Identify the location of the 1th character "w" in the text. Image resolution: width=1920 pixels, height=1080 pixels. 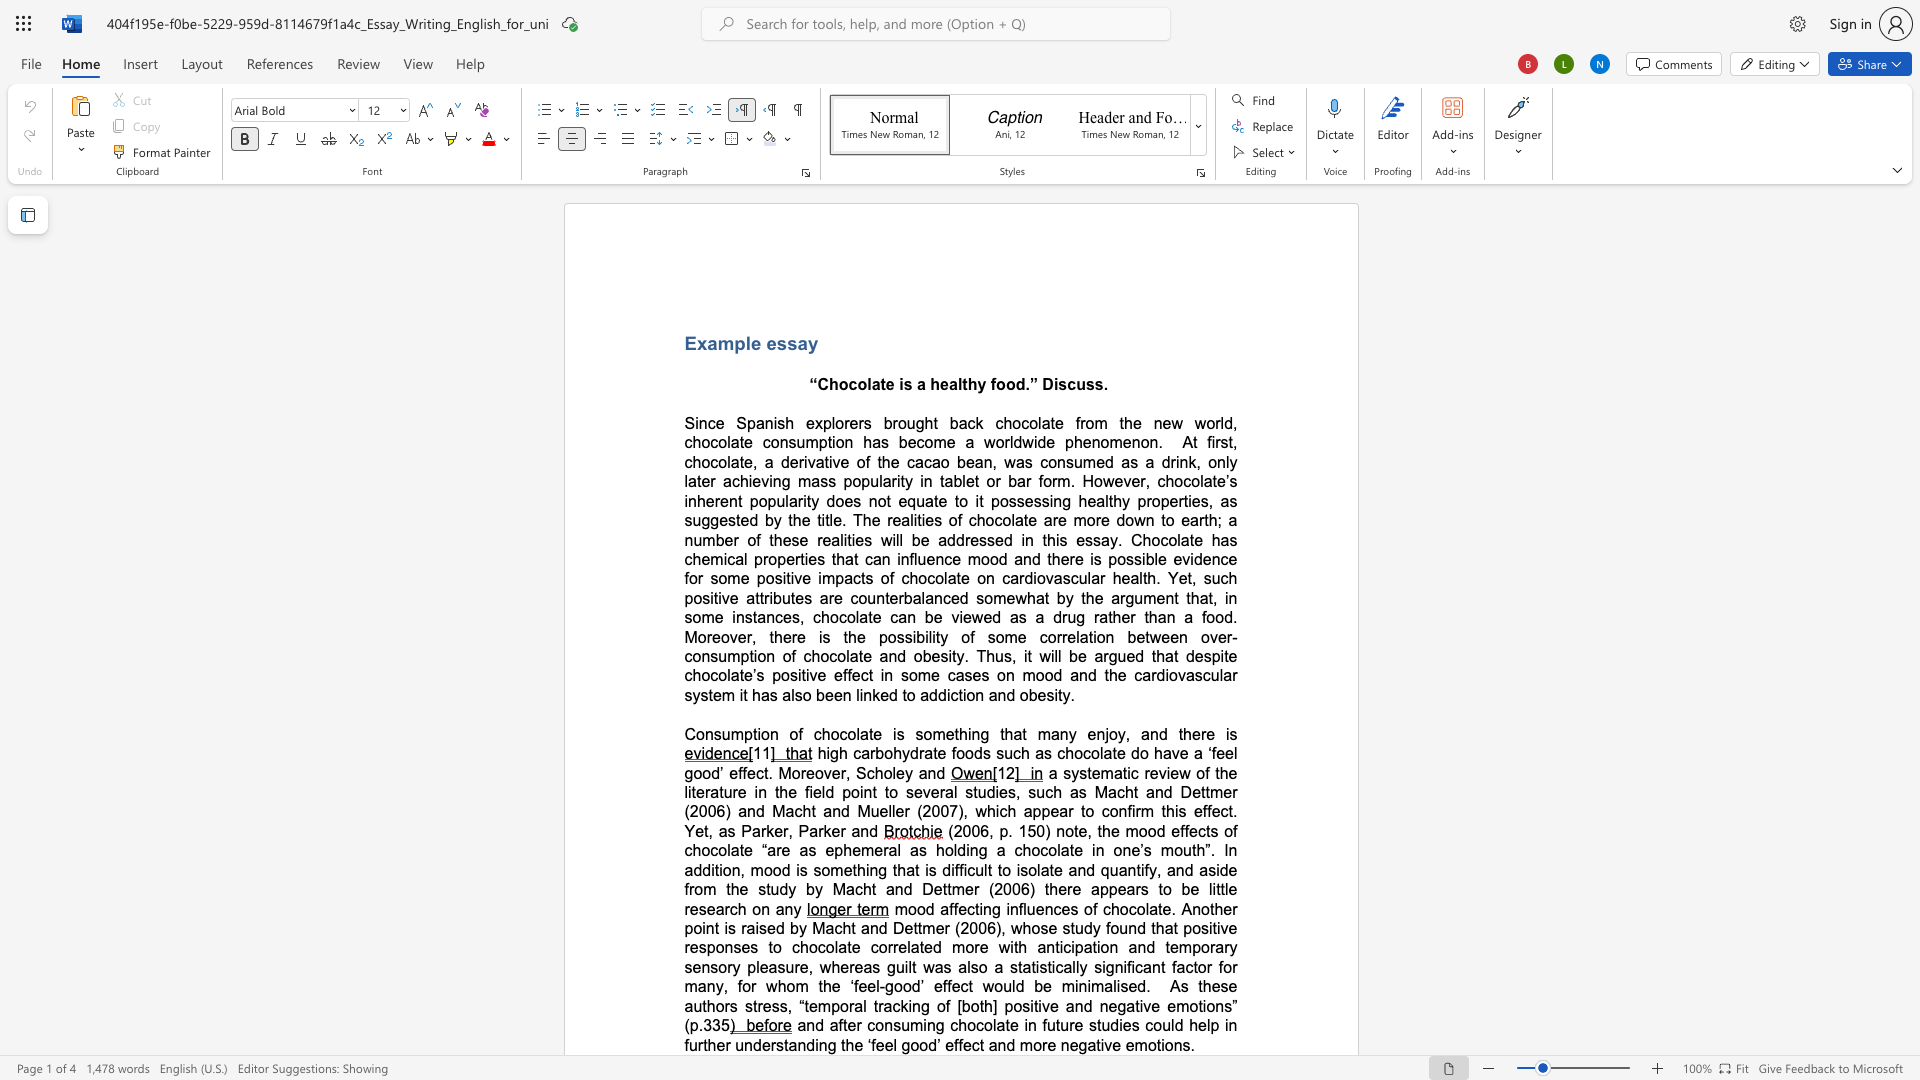
(1177, 422).